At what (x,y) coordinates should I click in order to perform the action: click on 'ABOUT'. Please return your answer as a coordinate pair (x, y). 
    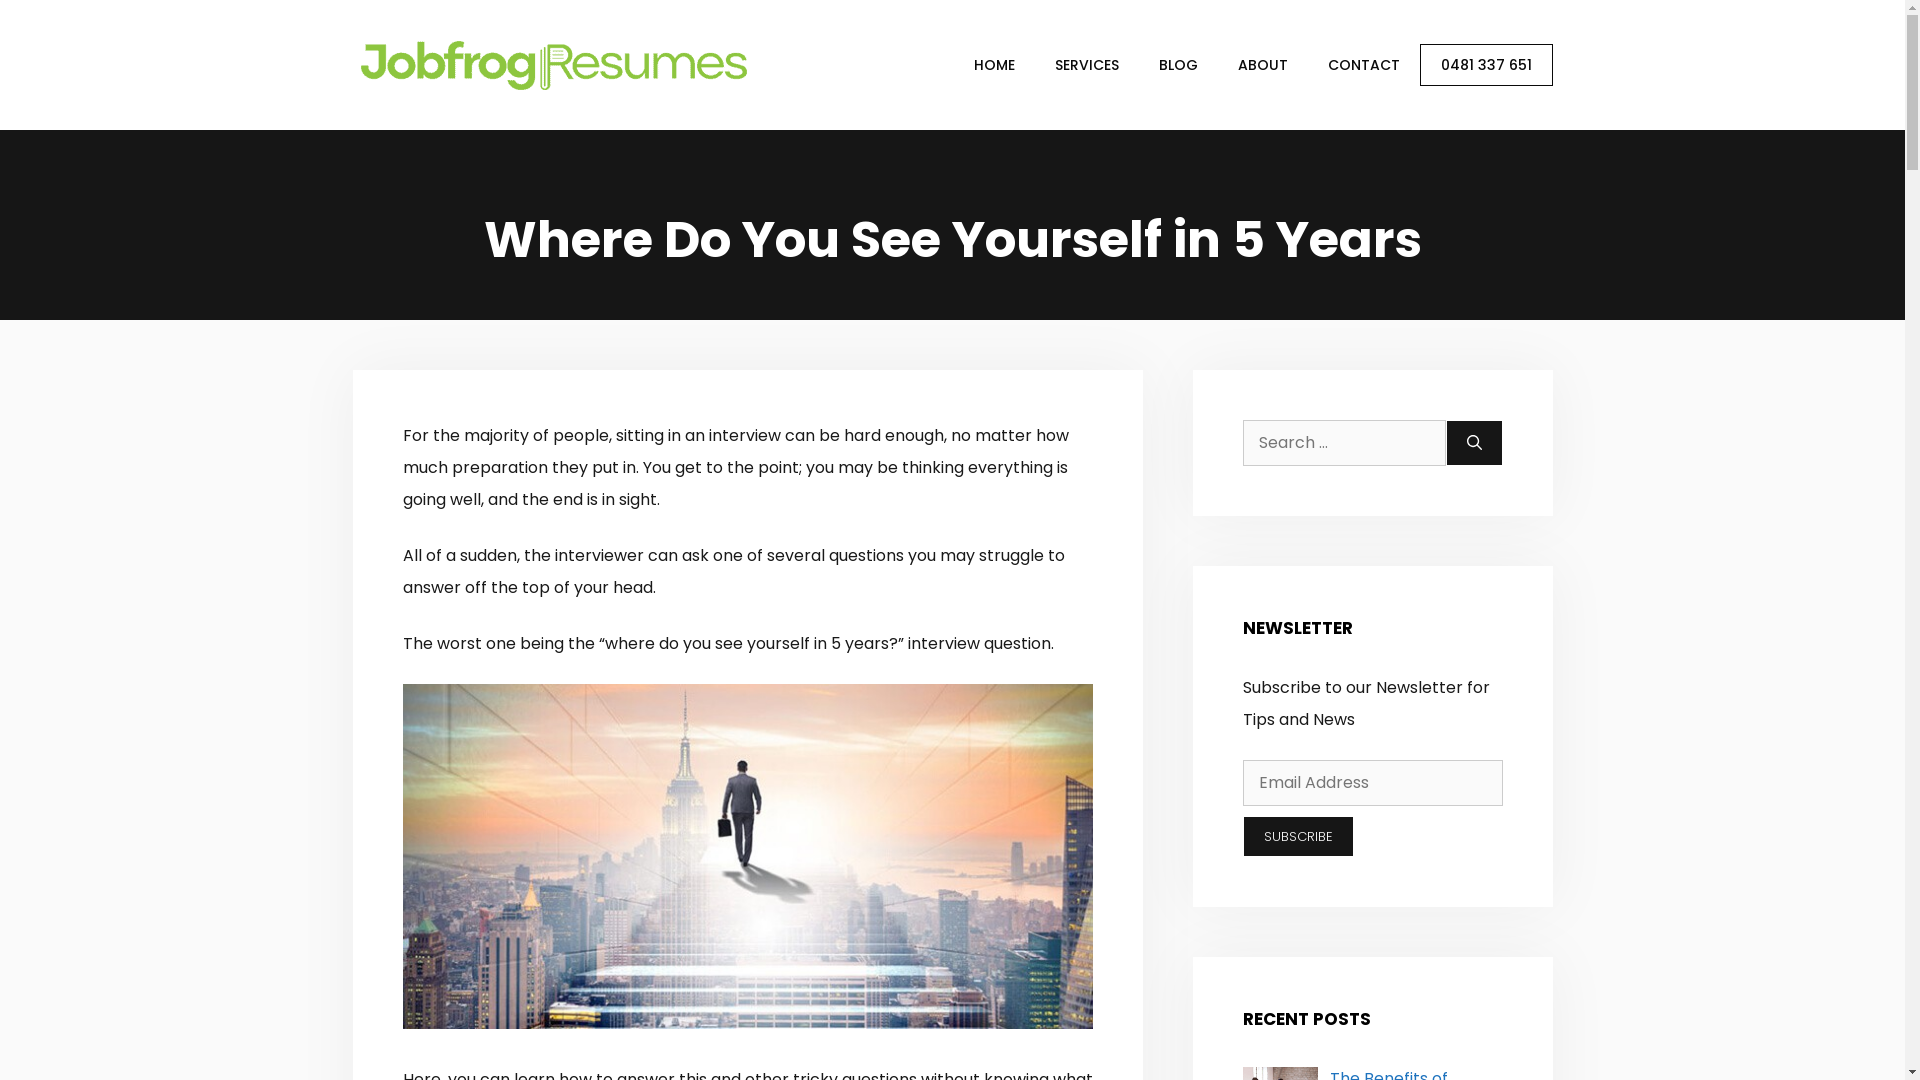
    Looking at the image, I should click on (1261, 64).